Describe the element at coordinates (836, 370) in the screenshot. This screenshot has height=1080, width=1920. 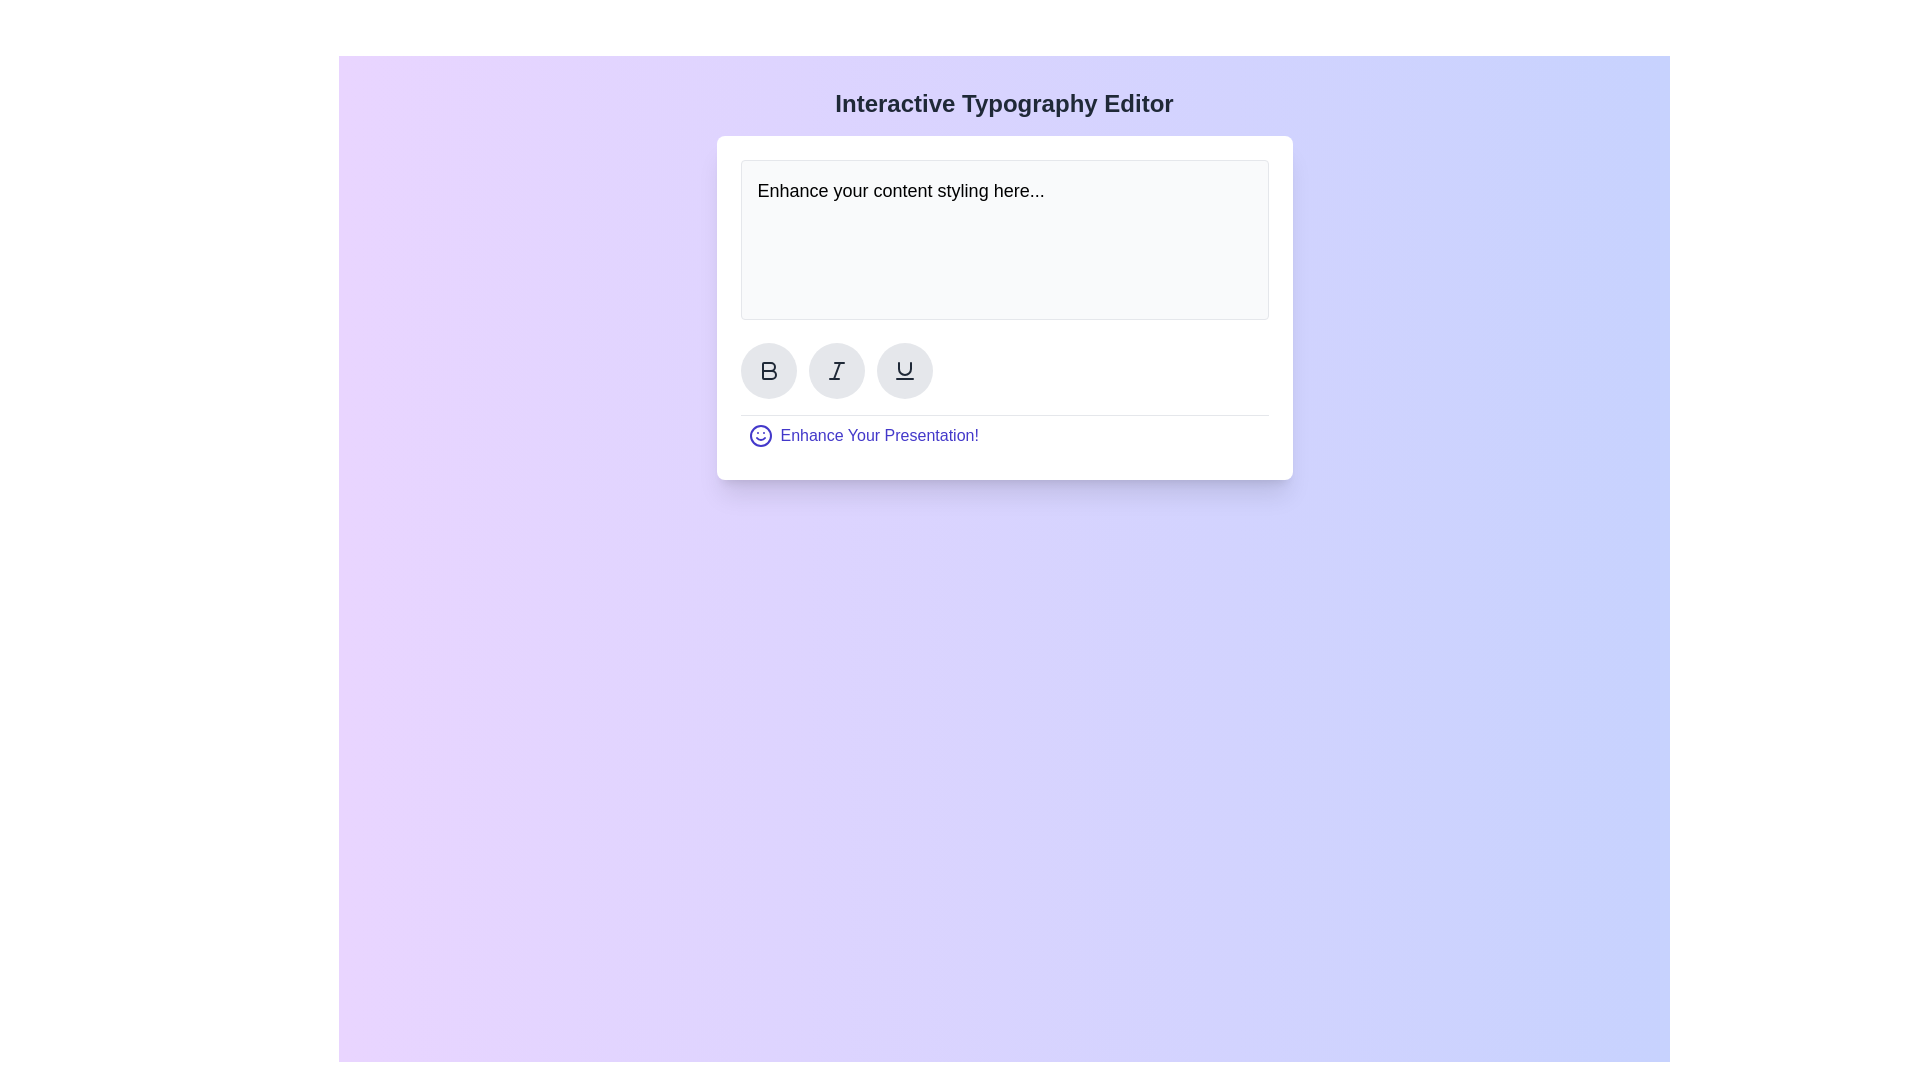
I see `the italic text formatting icon button, which is the middle icon in a row of three formatting buttons` at that location.